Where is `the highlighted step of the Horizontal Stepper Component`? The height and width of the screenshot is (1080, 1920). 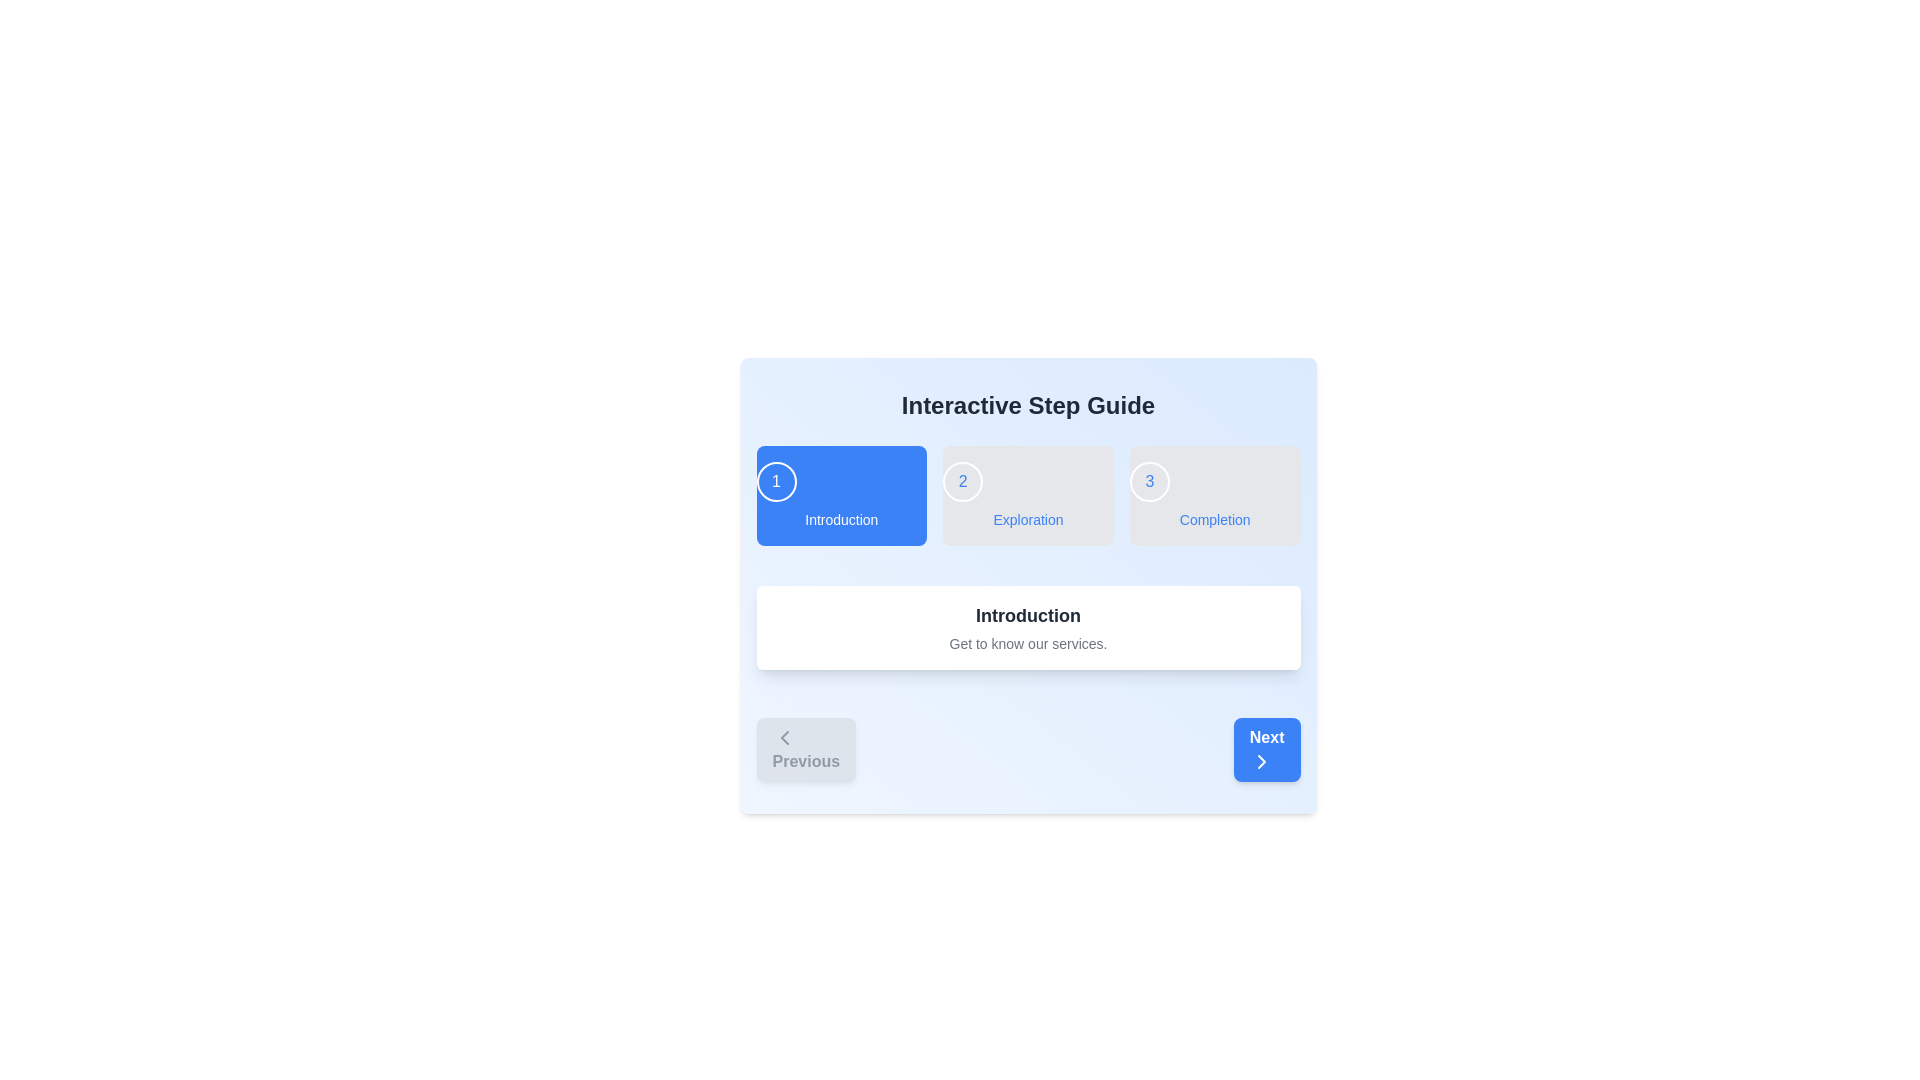 the highlighted step of the Horizontal Stepper Component is located at coordinates (1028, 495).